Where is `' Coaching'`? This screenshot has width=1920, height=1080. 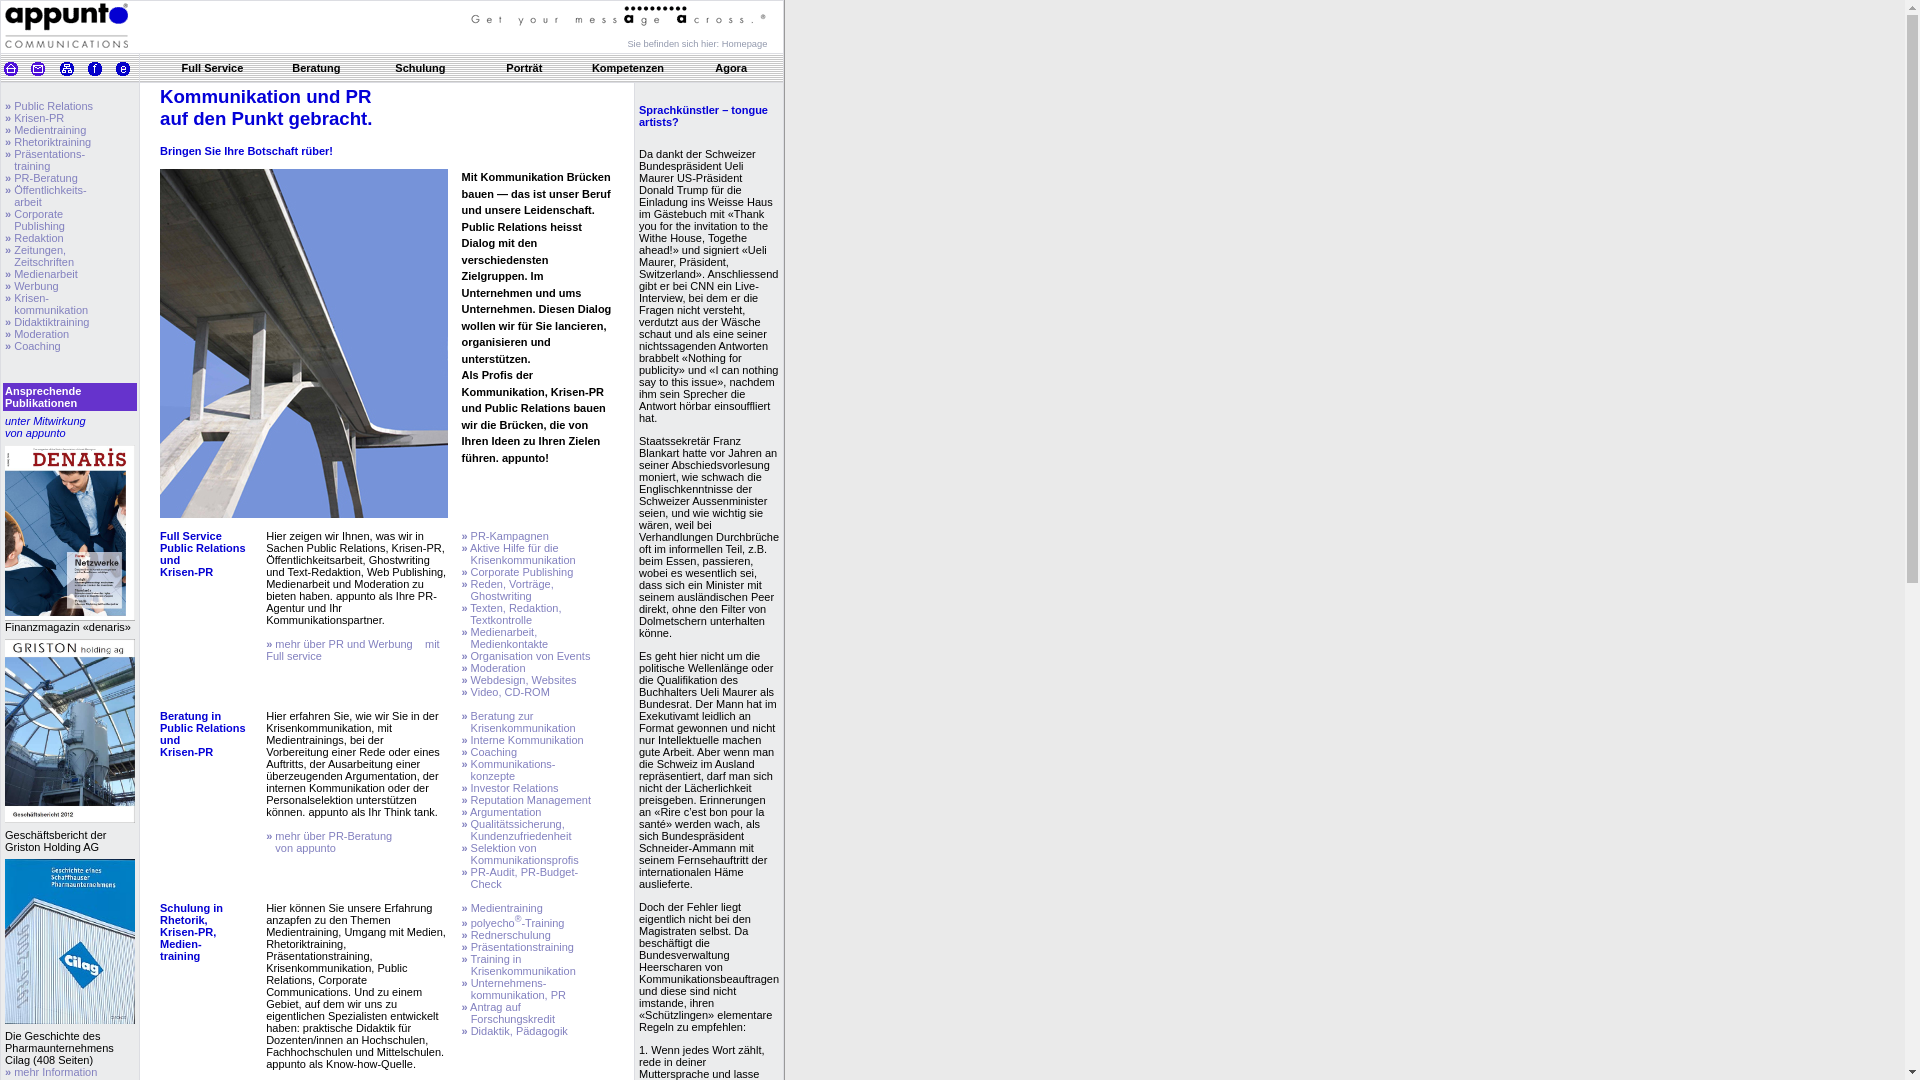 ' Coaching' is located at coordinates (35, 345).